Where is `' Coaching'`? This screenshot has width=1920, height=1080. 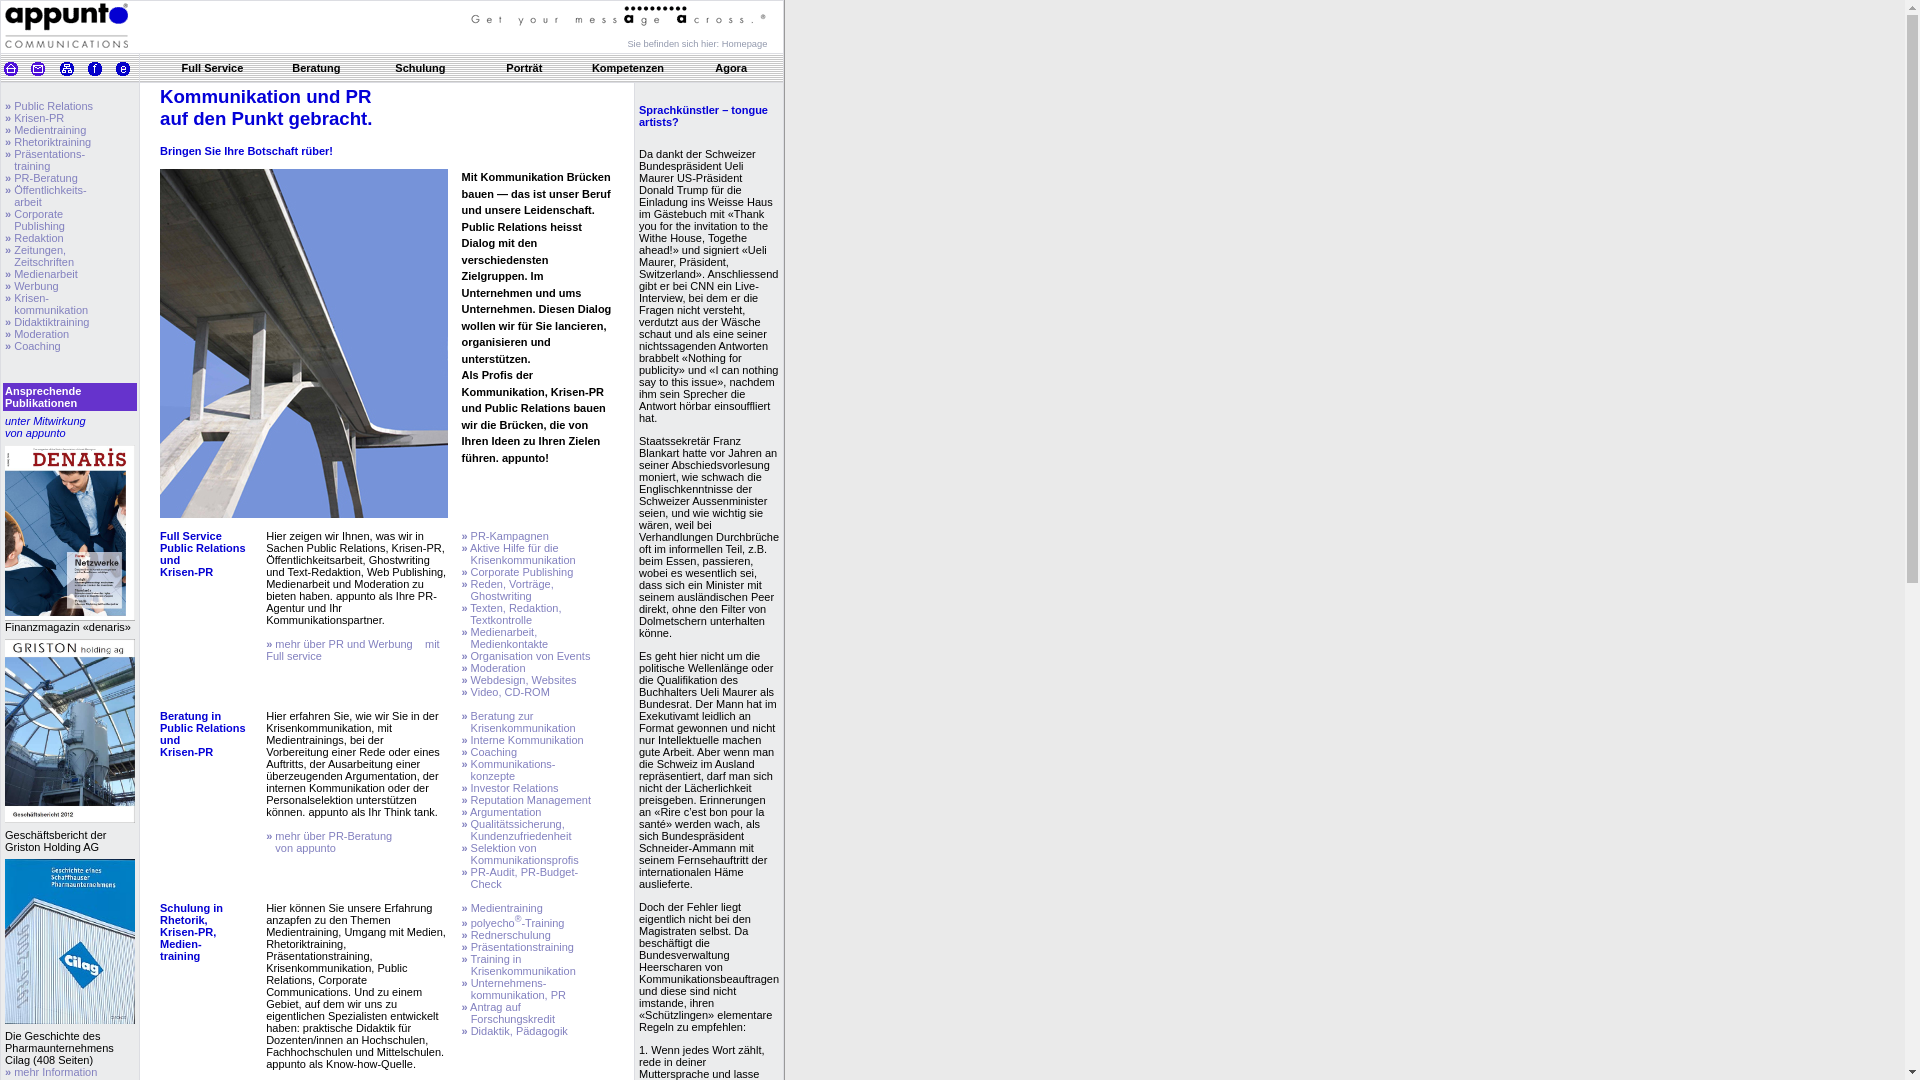 ' Coaching' is located at coordinates (35, 345).